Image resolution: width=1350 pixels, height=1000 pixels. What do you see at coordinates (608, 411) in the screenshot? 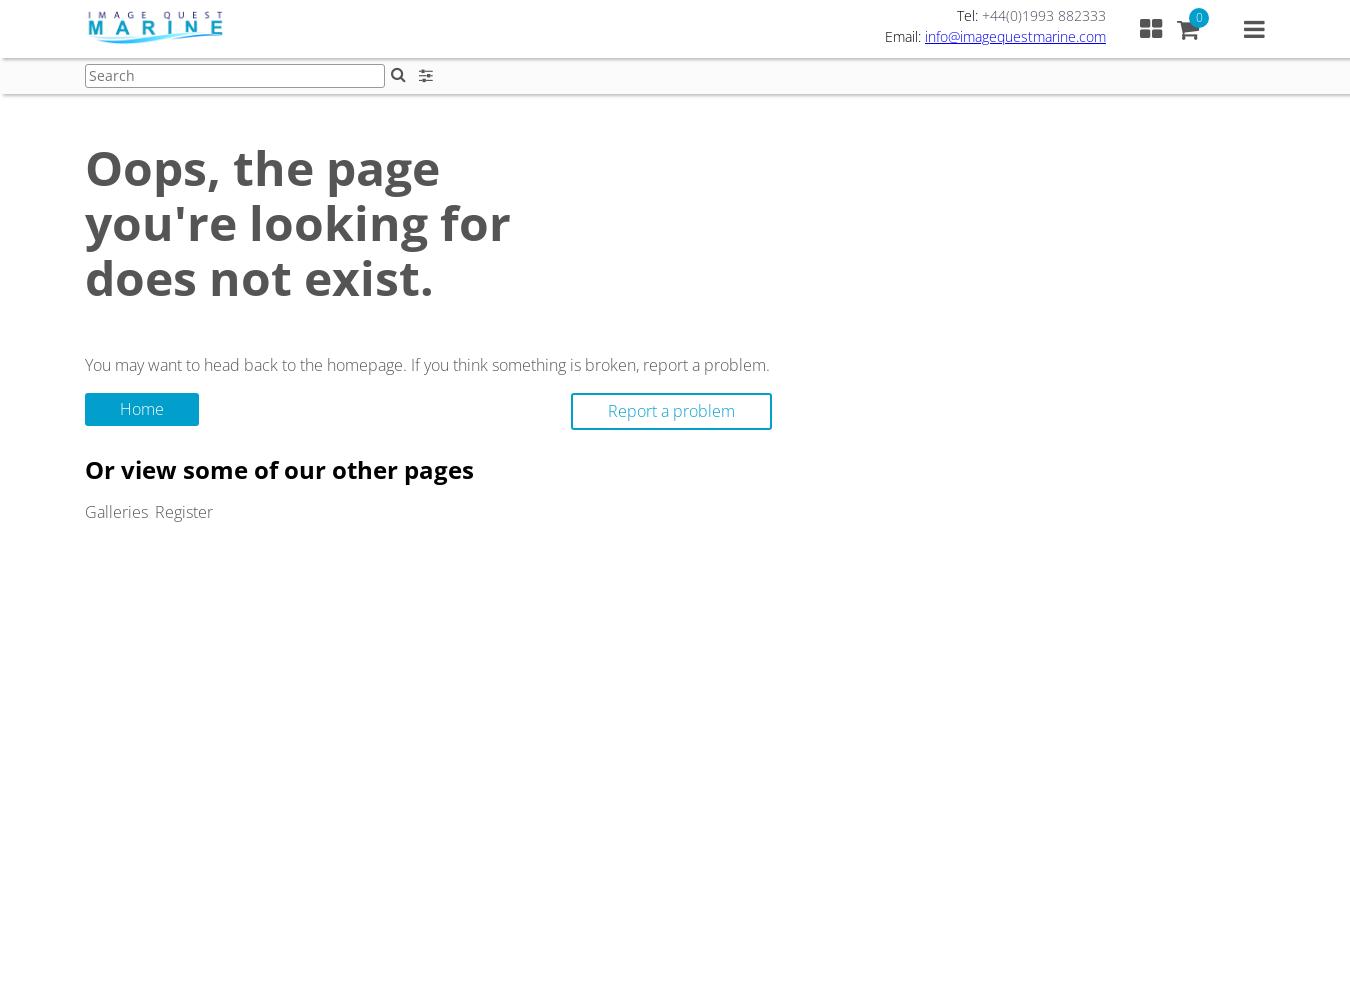
I see `'Report a problem'` at bounding box center [608, 411].